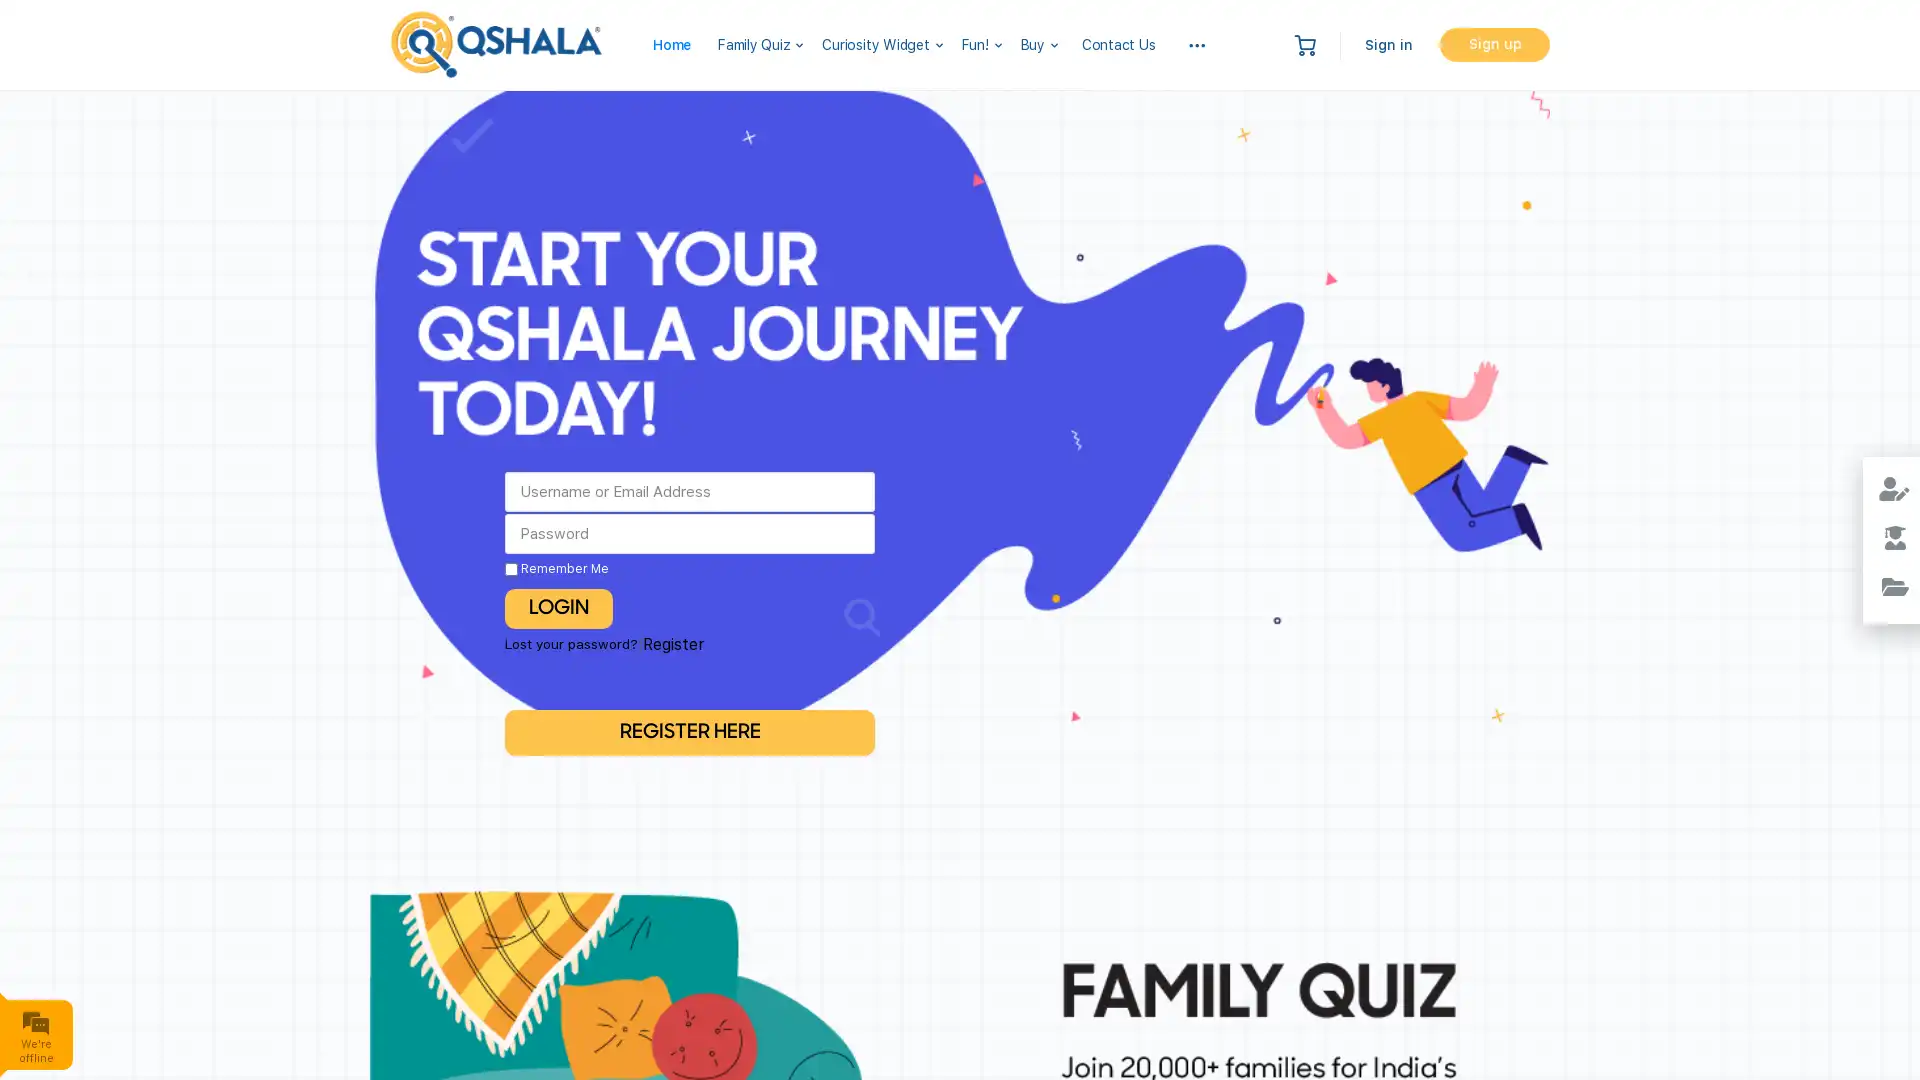  Describe the element at coordinates (558, 607) in the screenshot. I see `LOGIN` at that location.